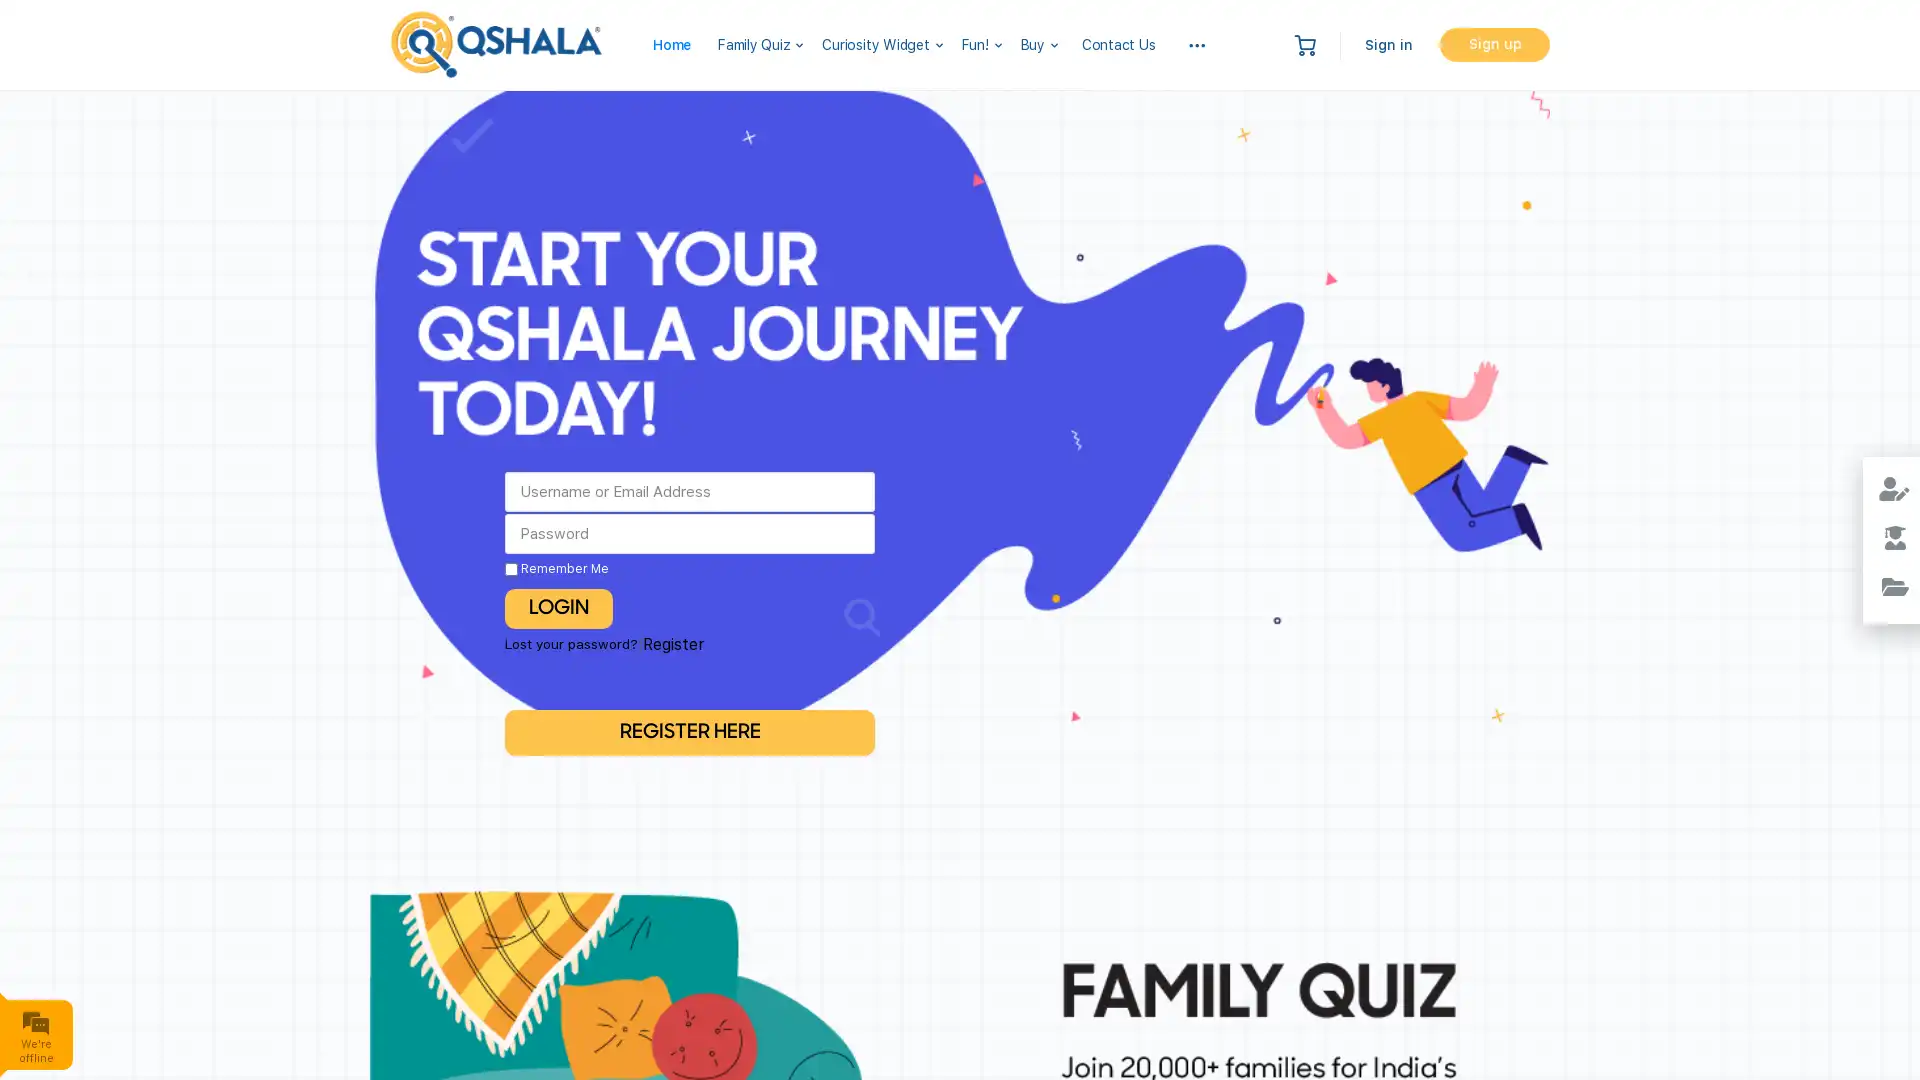  Describe the element at coordinates (558, 607) in the screenshot. I see `LOGIN` at that location.